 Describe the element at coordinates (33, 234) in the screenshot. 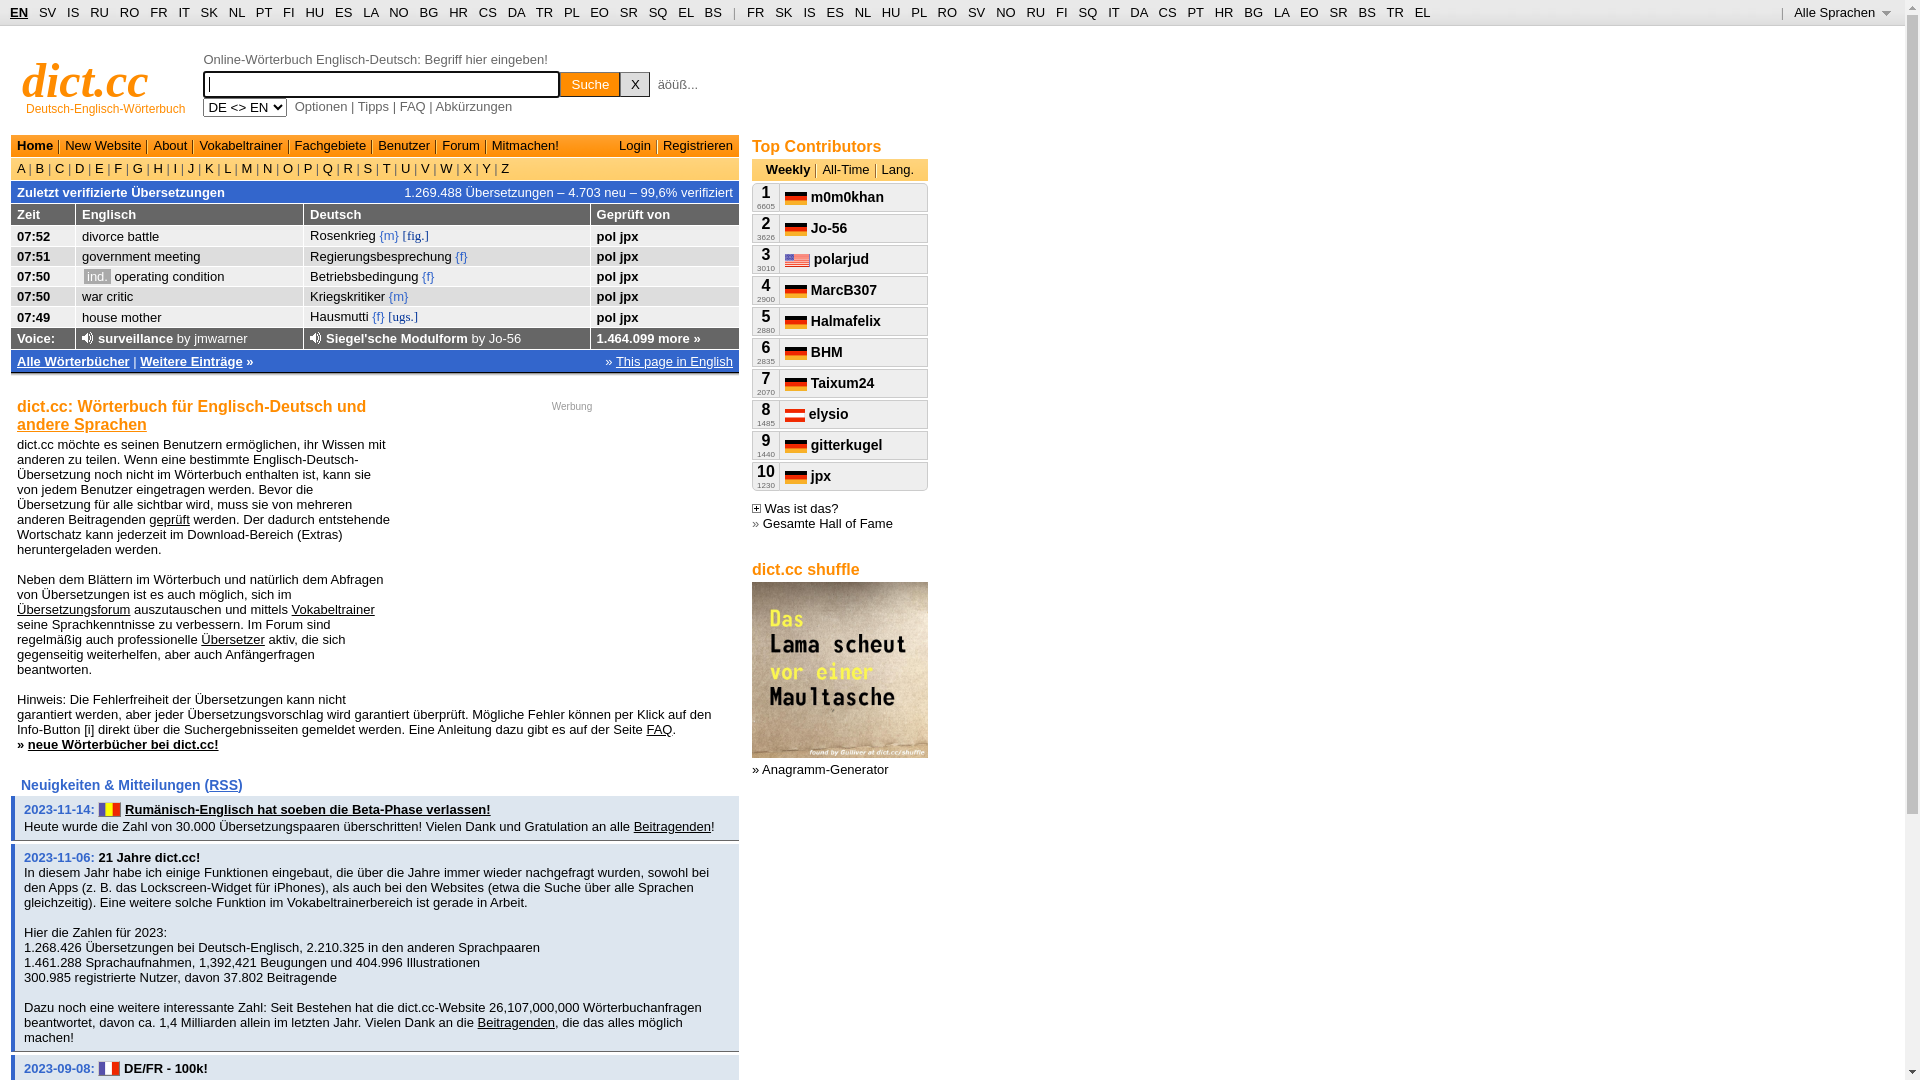

I see `'07:52'` at that location.